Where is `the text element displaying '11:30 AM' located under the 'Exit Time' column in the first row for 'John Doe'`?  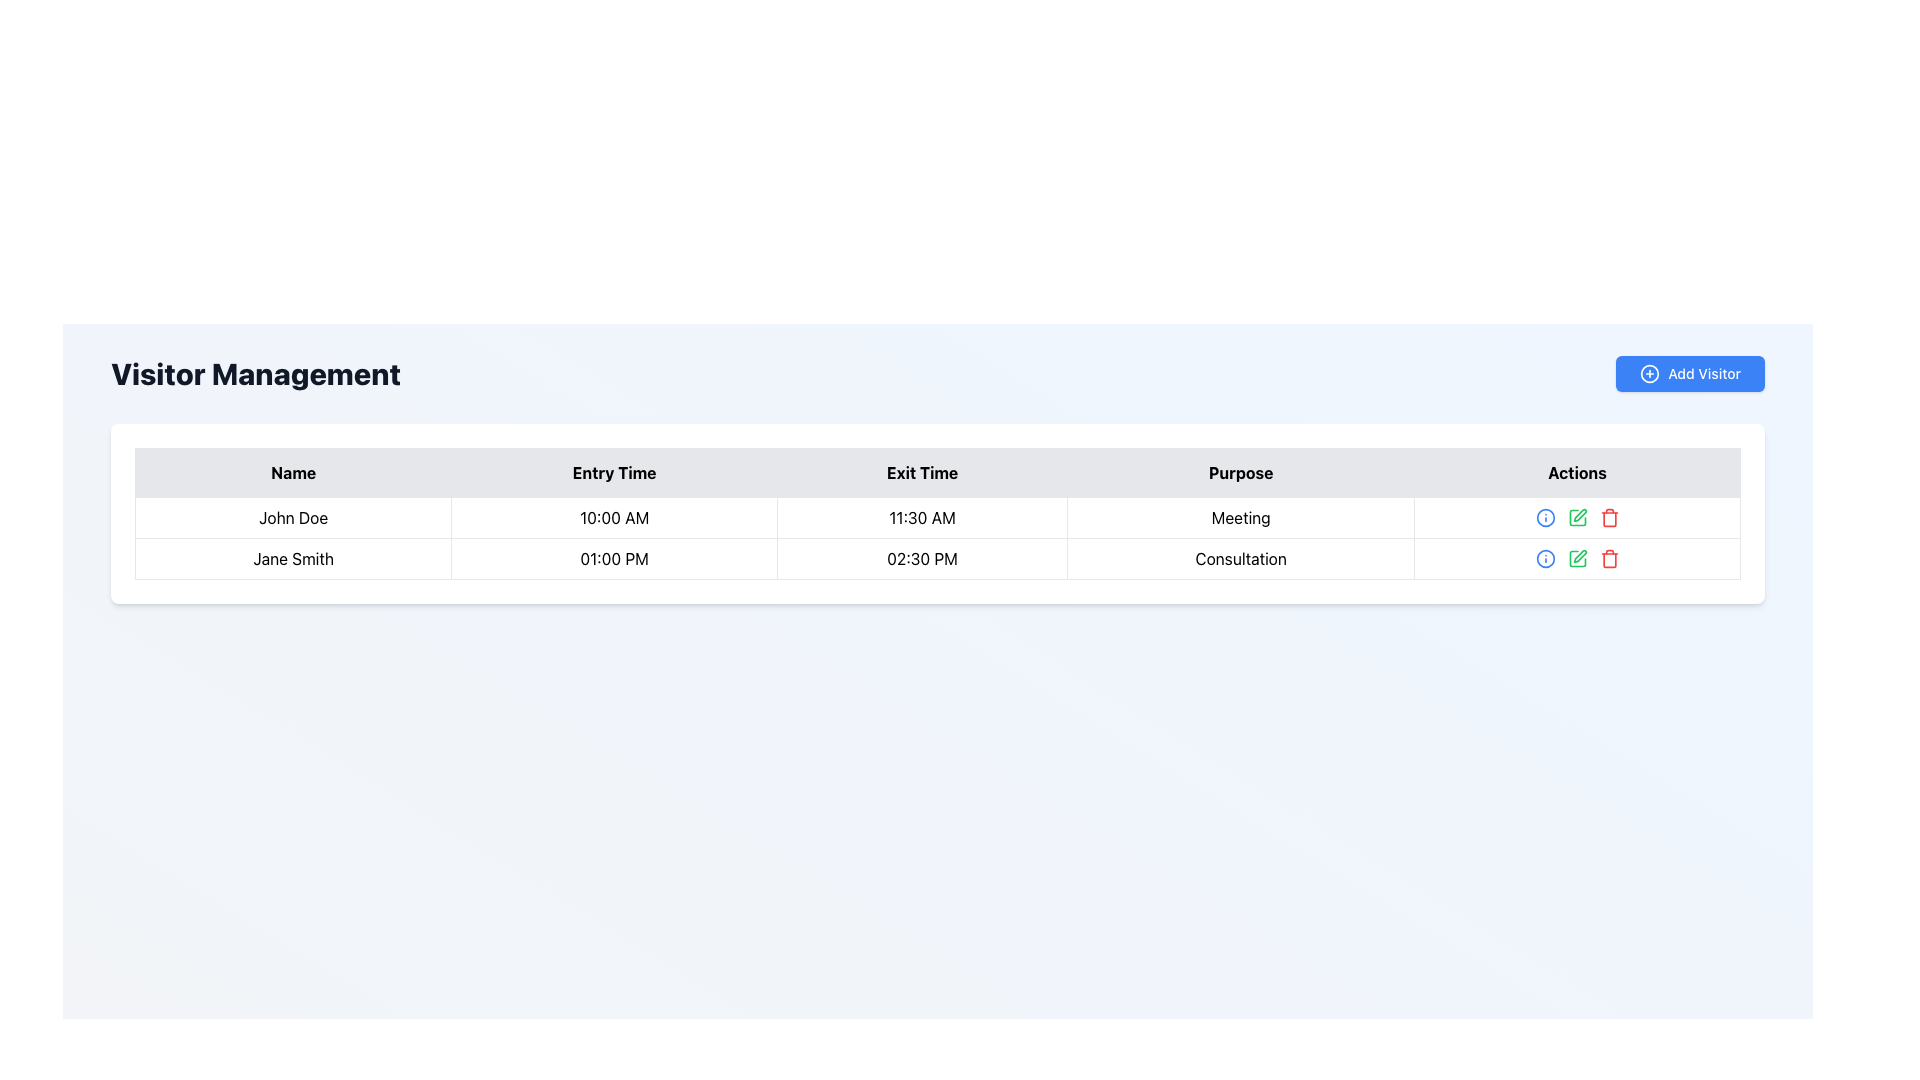 the text element displaying '11:30 AM' located under the 'Exit Time' column in the first row for 'John Doe' is located at coordinates (921, 516).